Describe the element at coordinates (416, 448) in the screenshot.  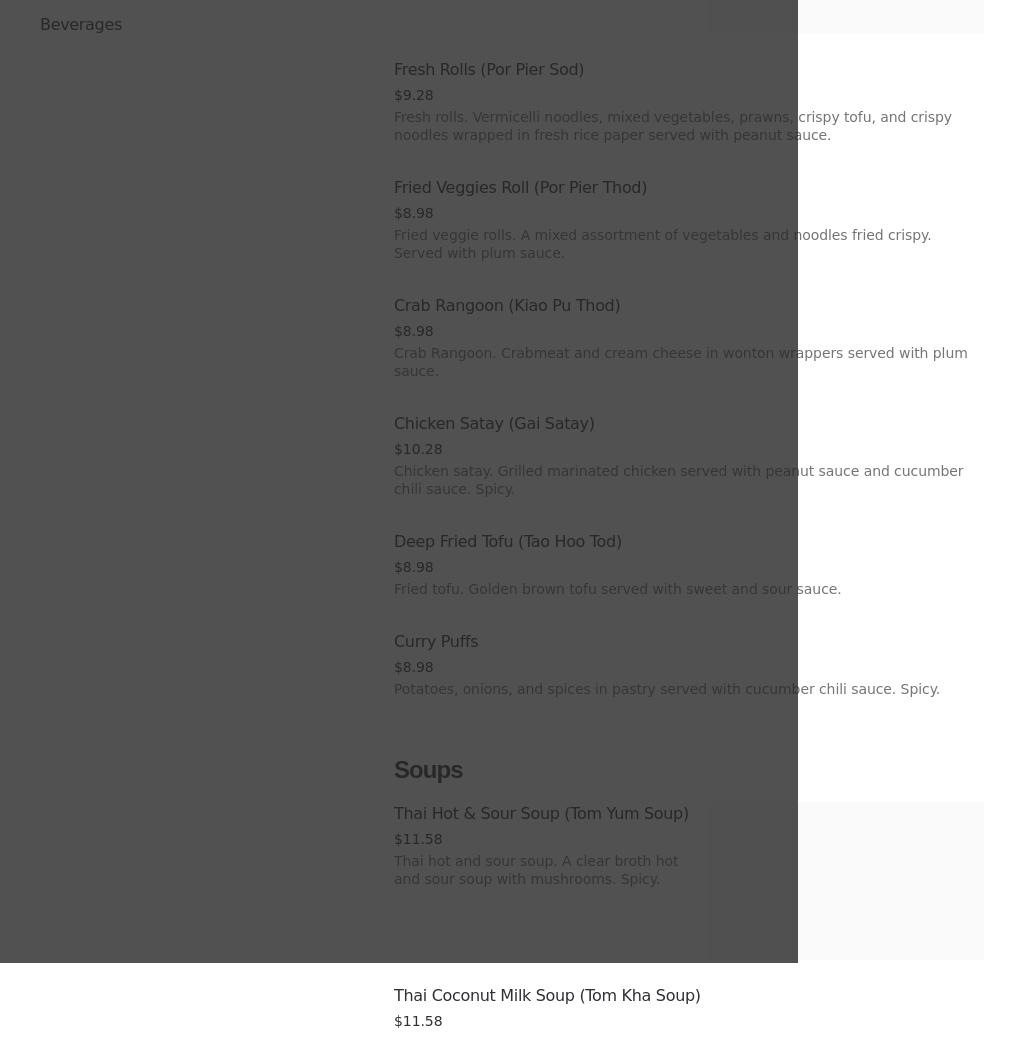
I see `'$10.28'` at that location.